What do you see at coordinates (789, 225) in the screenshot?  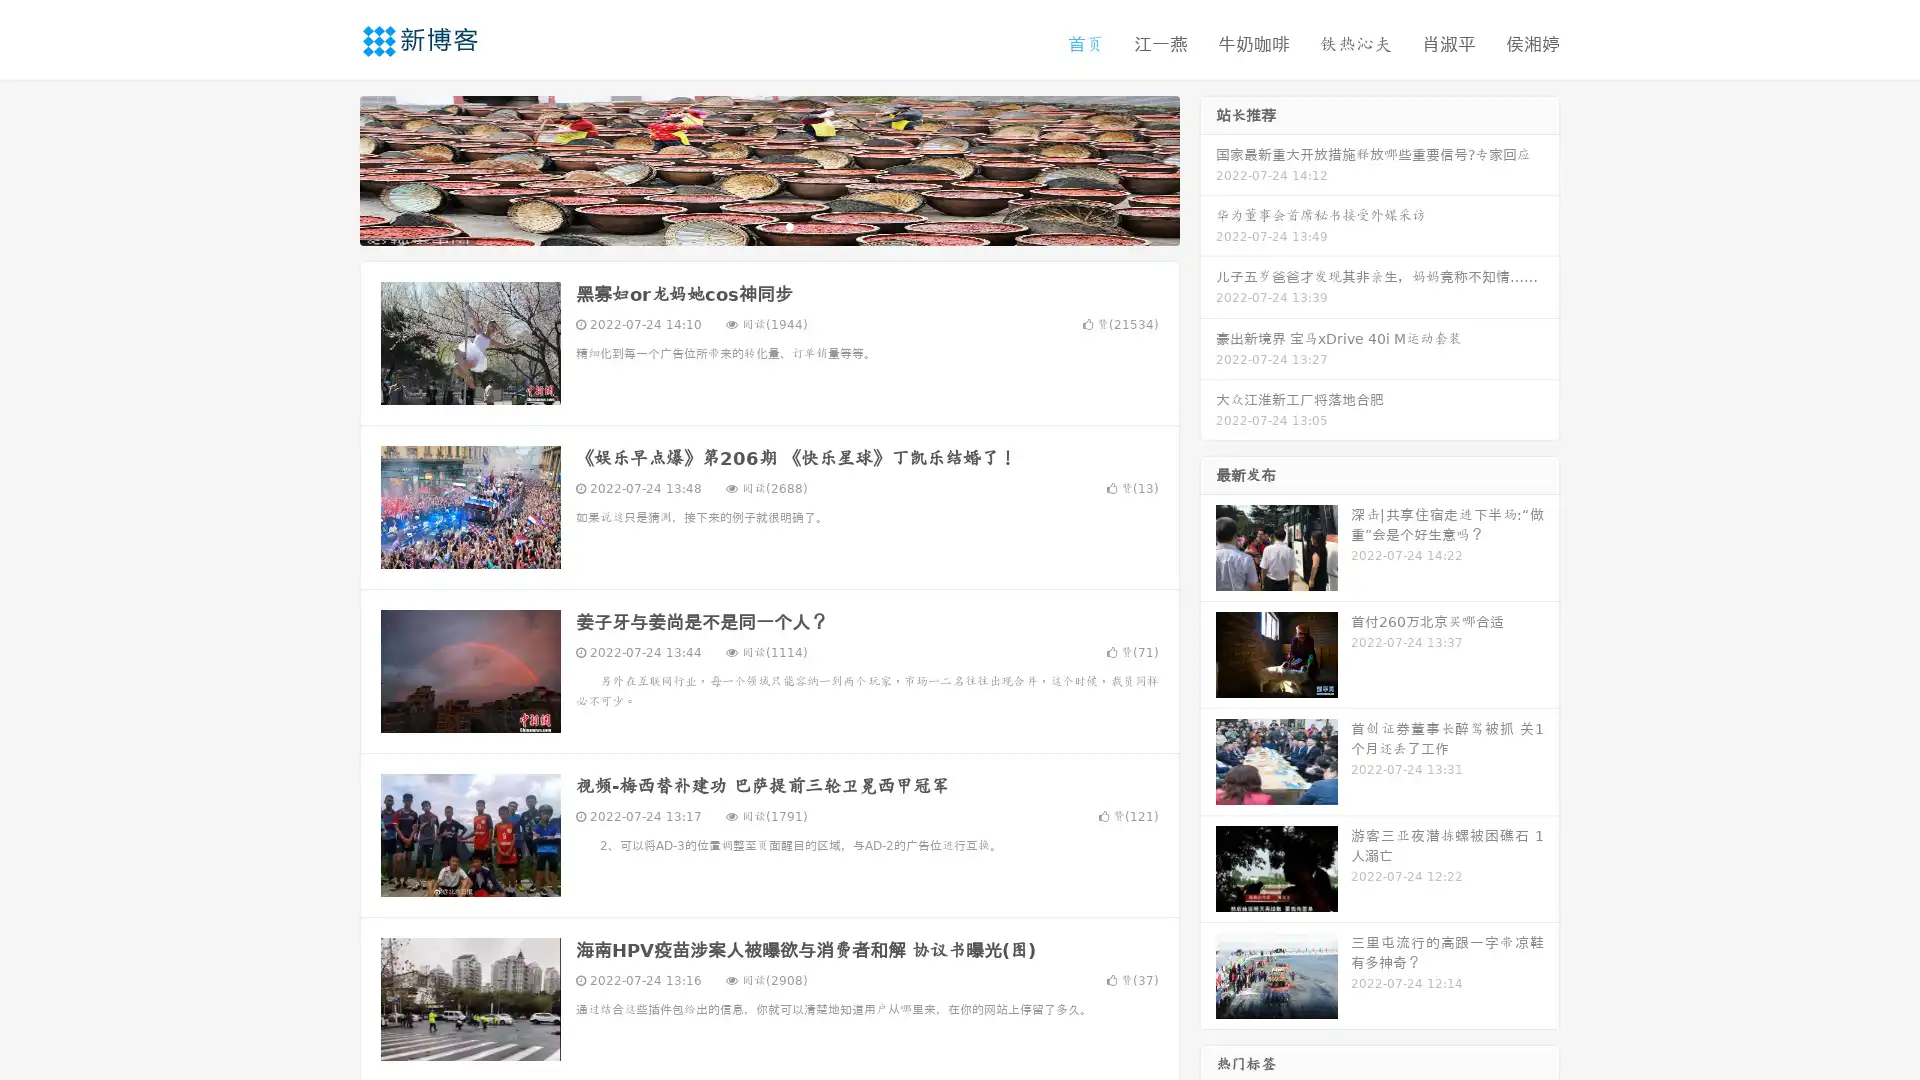 I see `Go to slide 3` at bounding box center [789, 225].